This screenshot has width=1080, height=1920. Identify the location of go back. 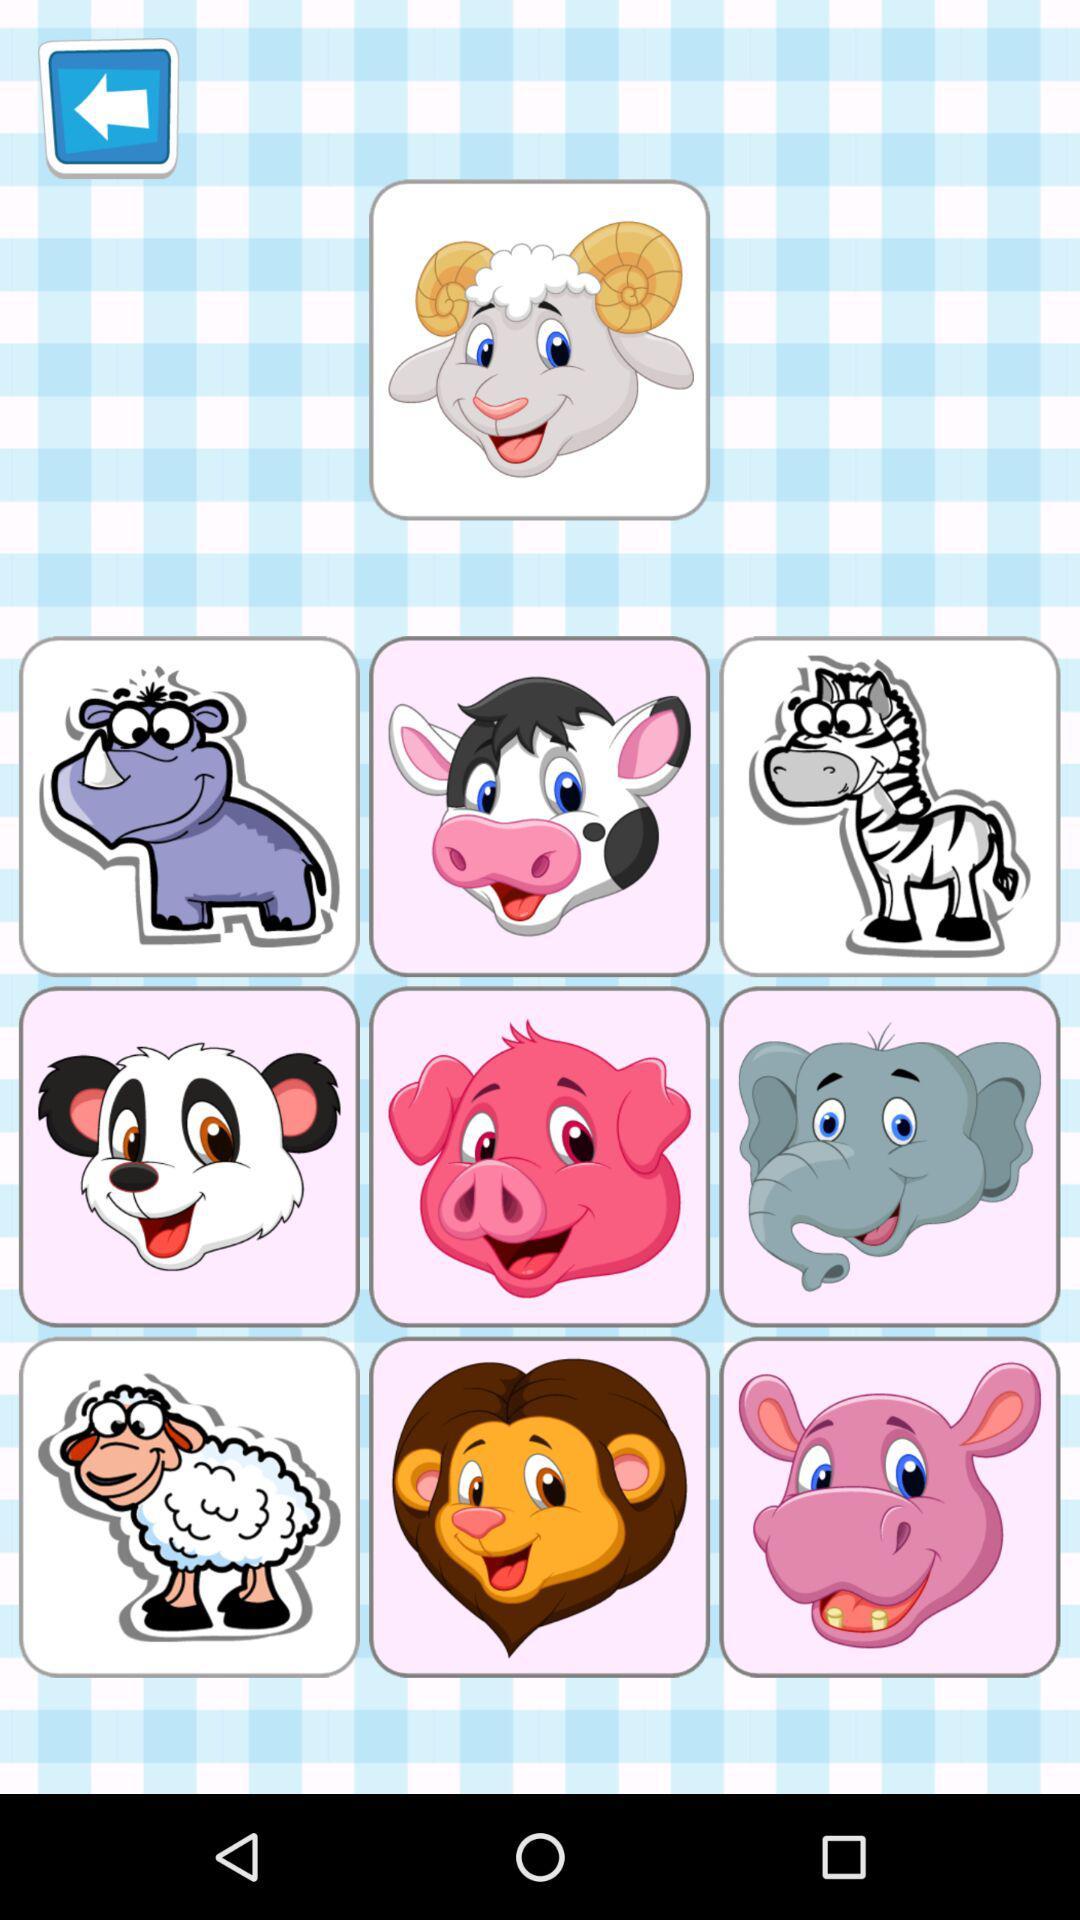
(108, 107).